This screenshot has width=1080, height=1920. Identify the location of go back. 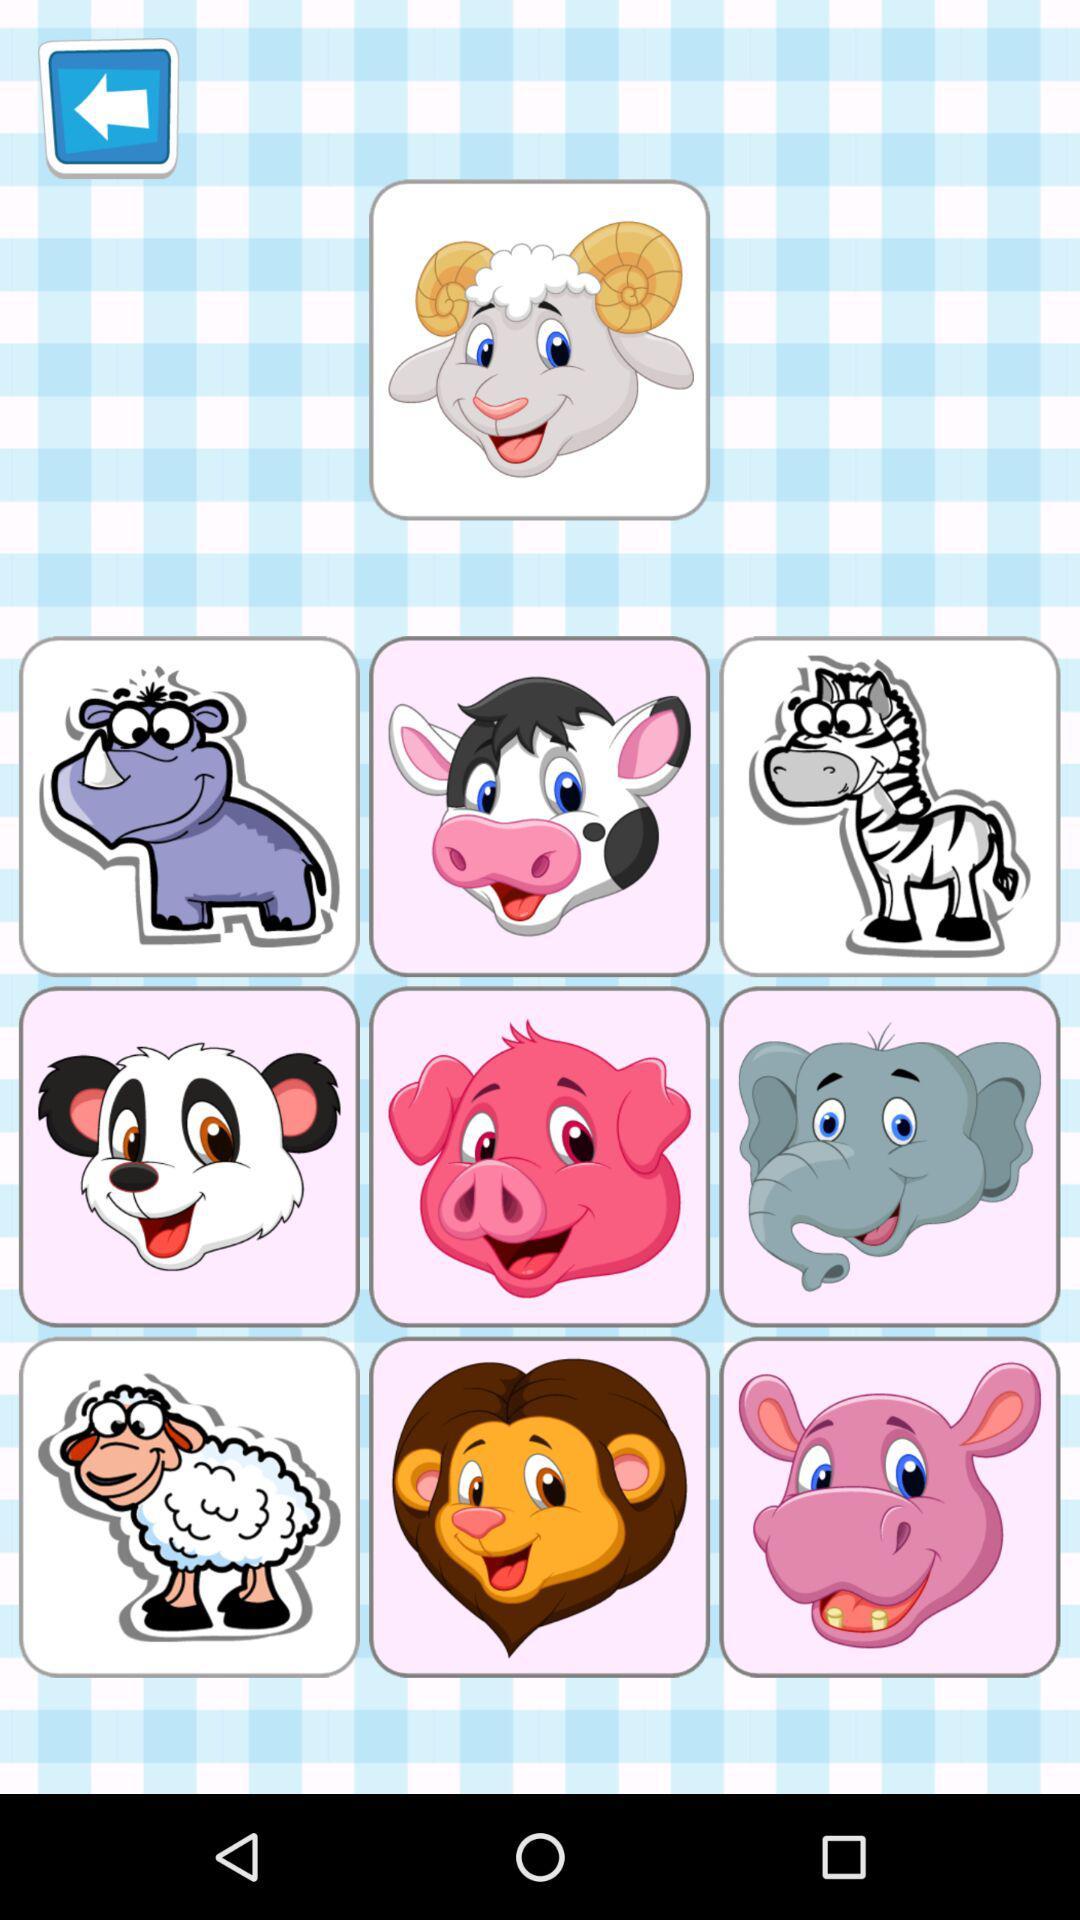
(108, 107).